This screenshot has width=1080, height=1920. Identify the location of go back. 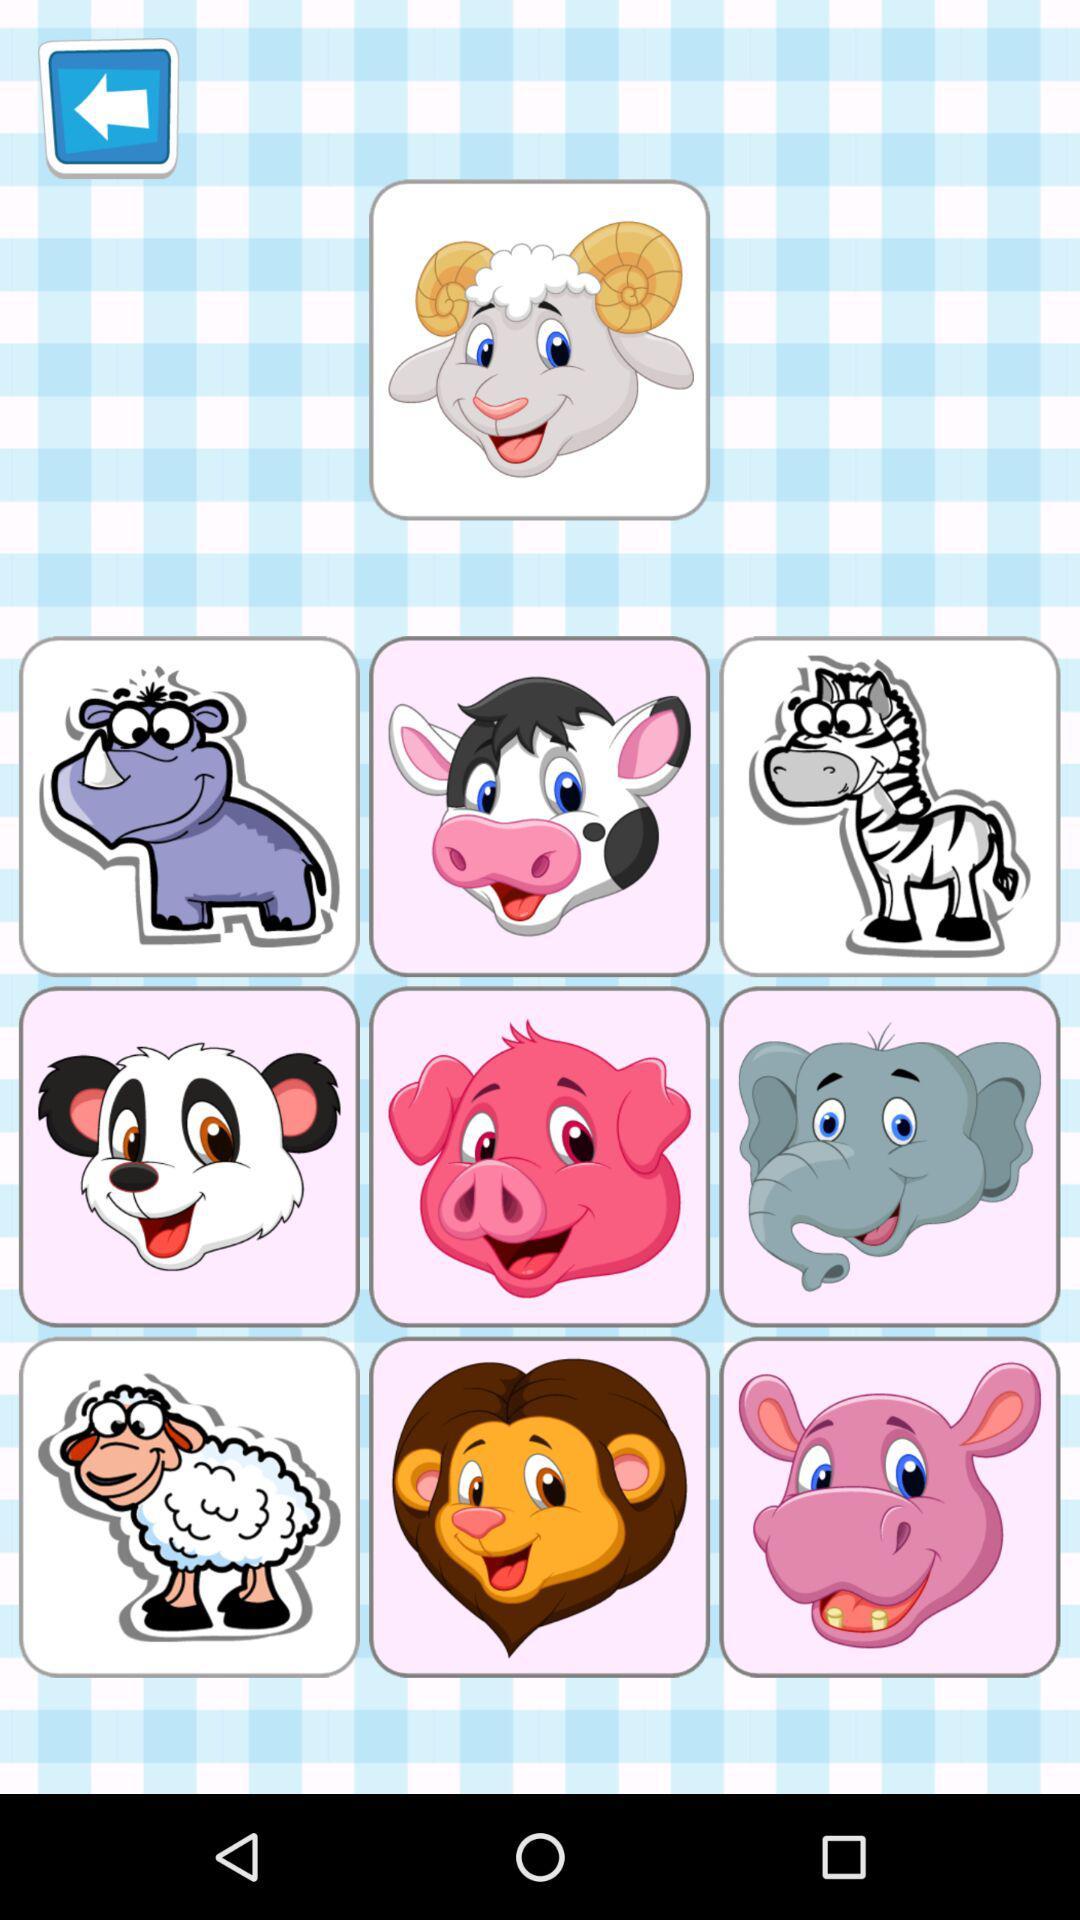
(108, 107).